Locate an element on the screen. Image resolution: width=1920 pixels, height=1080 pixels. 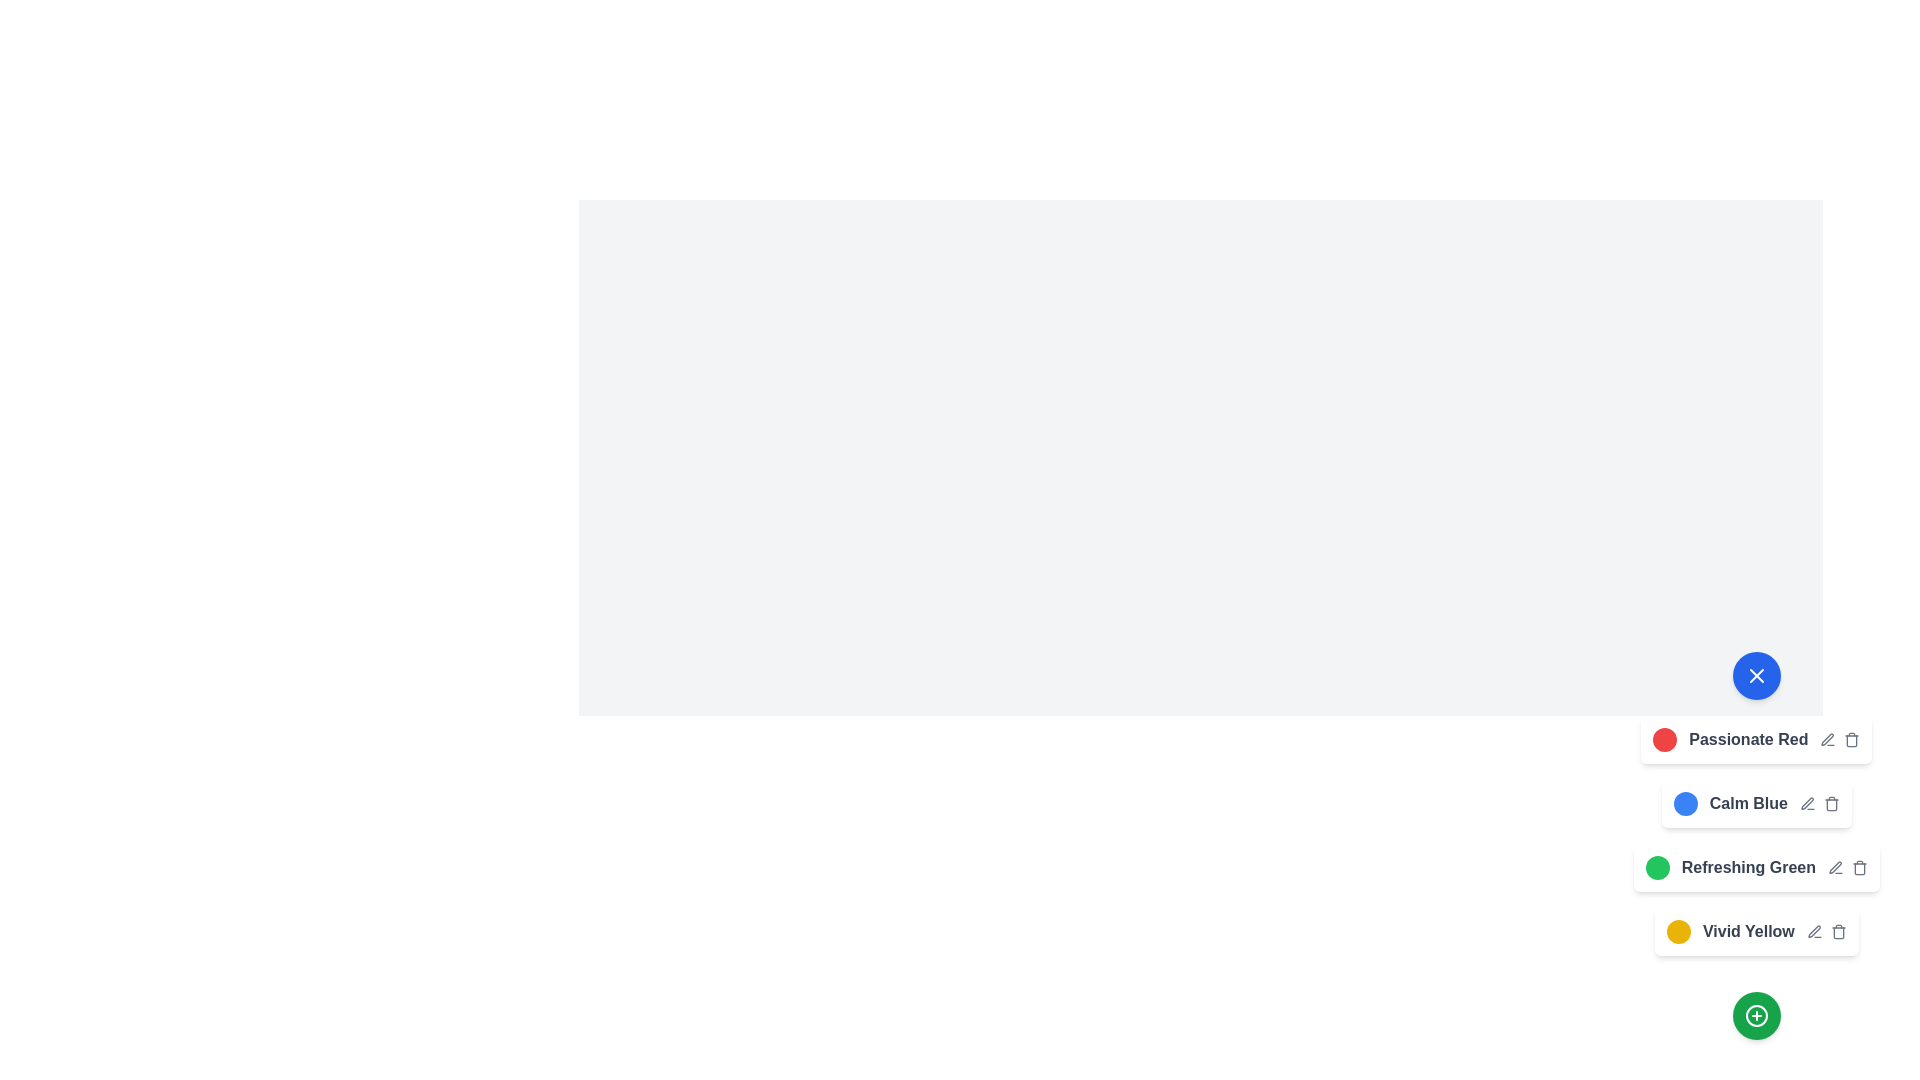
edit button next to the color theme named Passionate Red is located at coordinates (1828, 740).